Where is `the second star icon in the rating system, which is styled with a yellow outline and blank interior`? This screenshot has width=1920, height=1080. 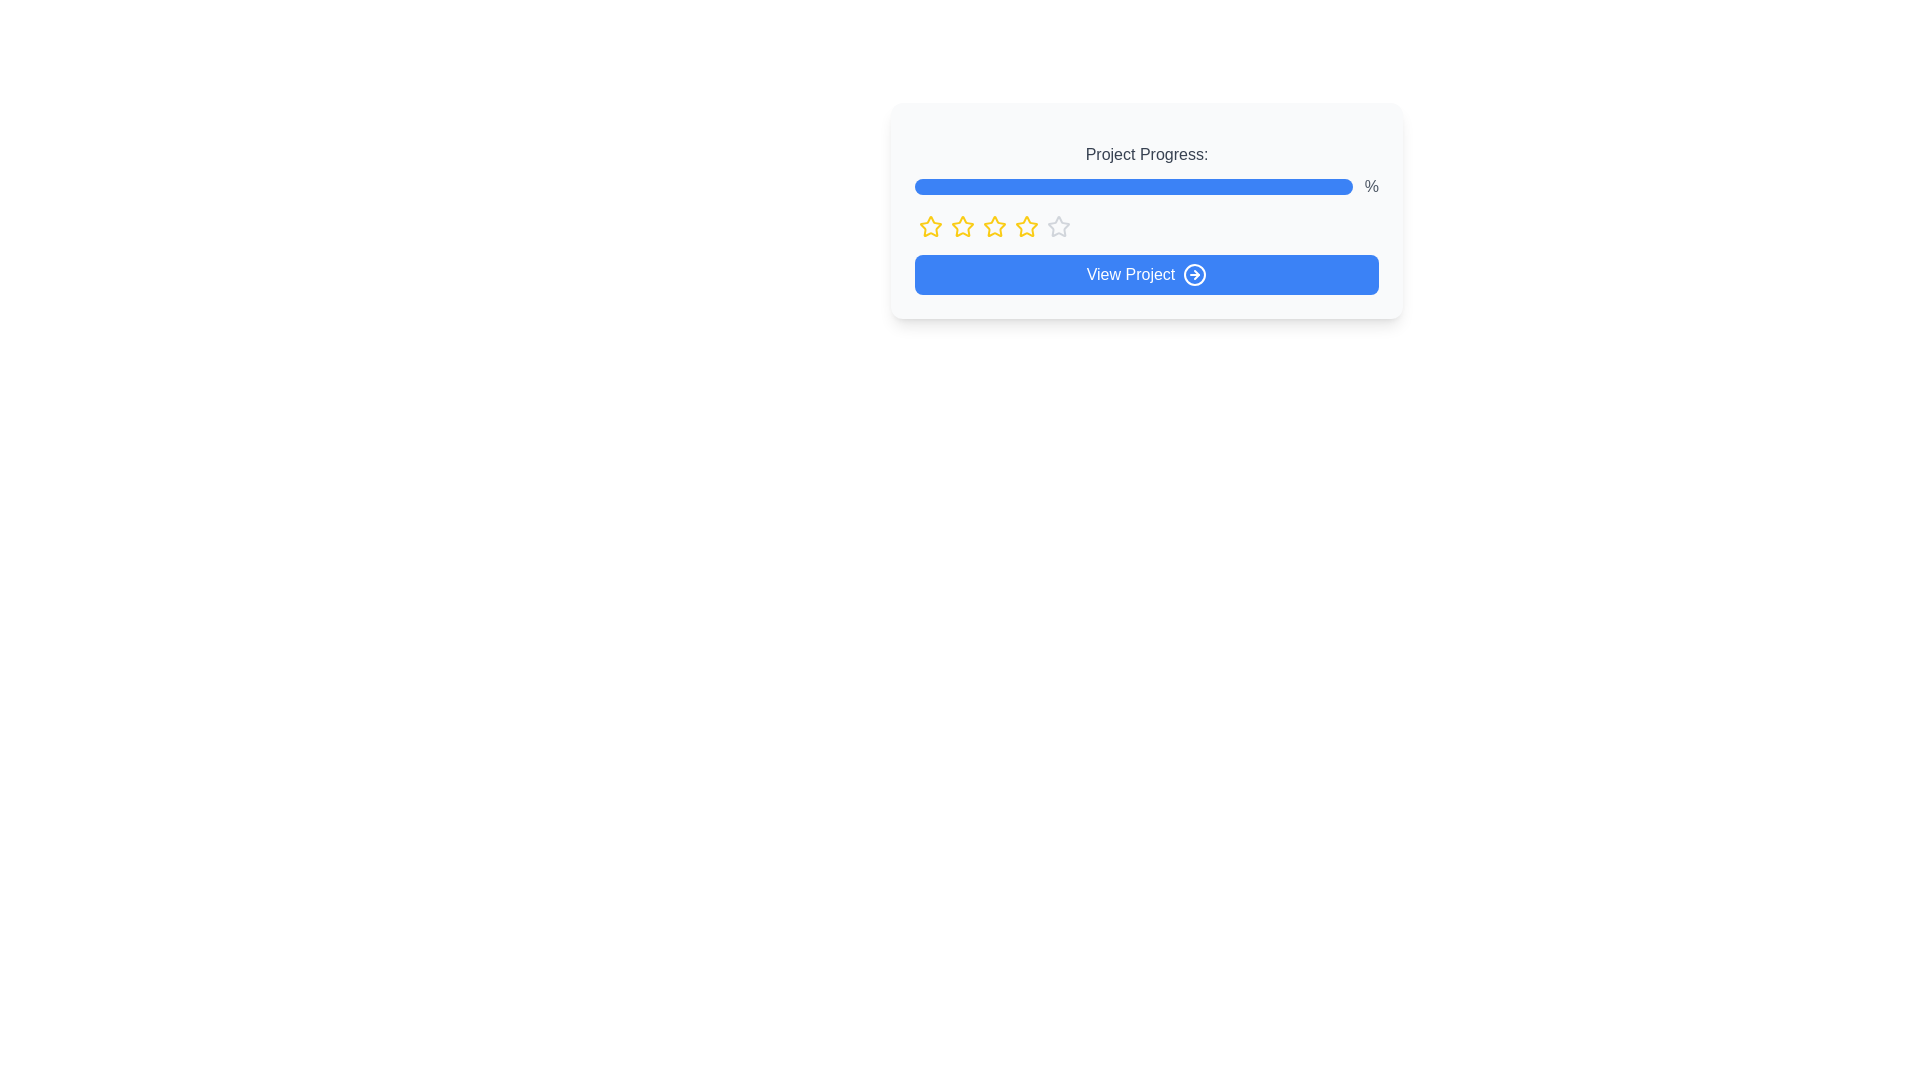
the second star icon in the rating system, which is styled with a yellow outline and blank interior is located at coordinates (963, 225).